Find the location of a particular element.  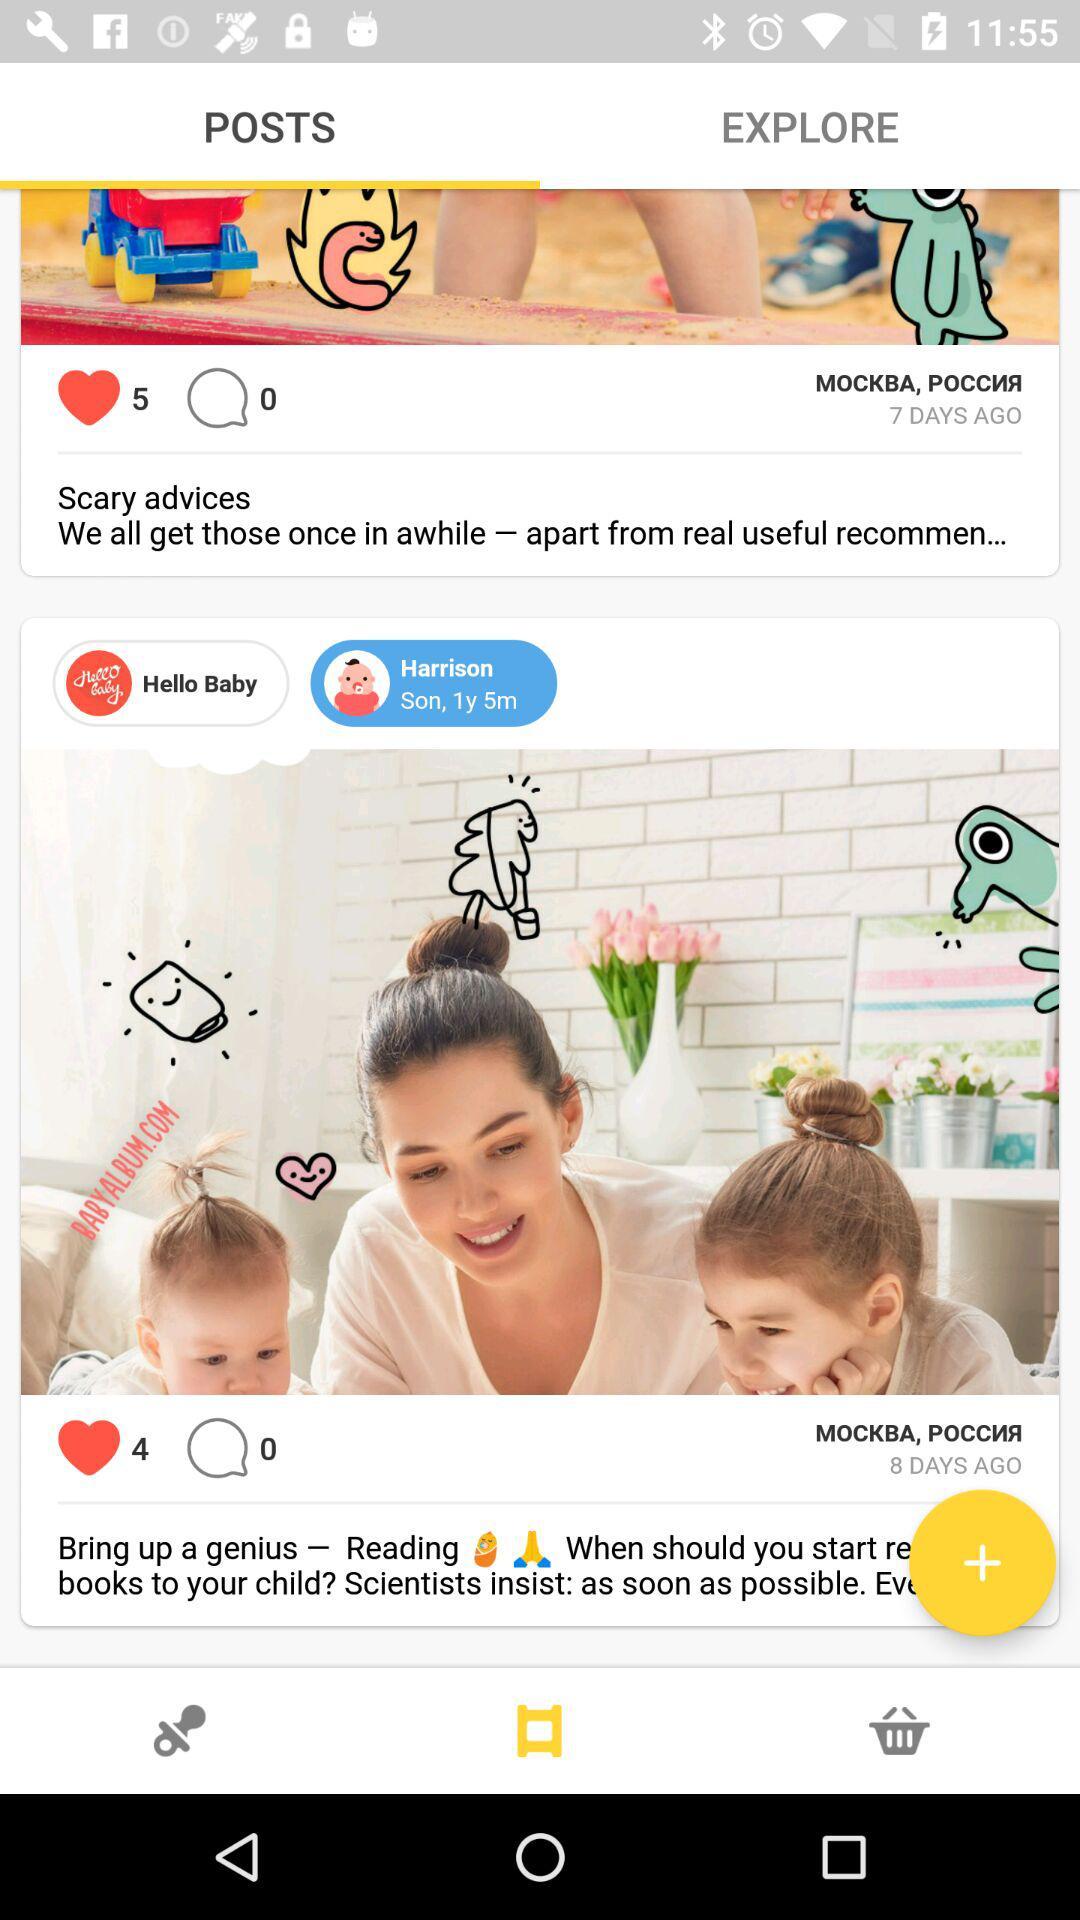

the more icon is located at coordinates (540, 1730).